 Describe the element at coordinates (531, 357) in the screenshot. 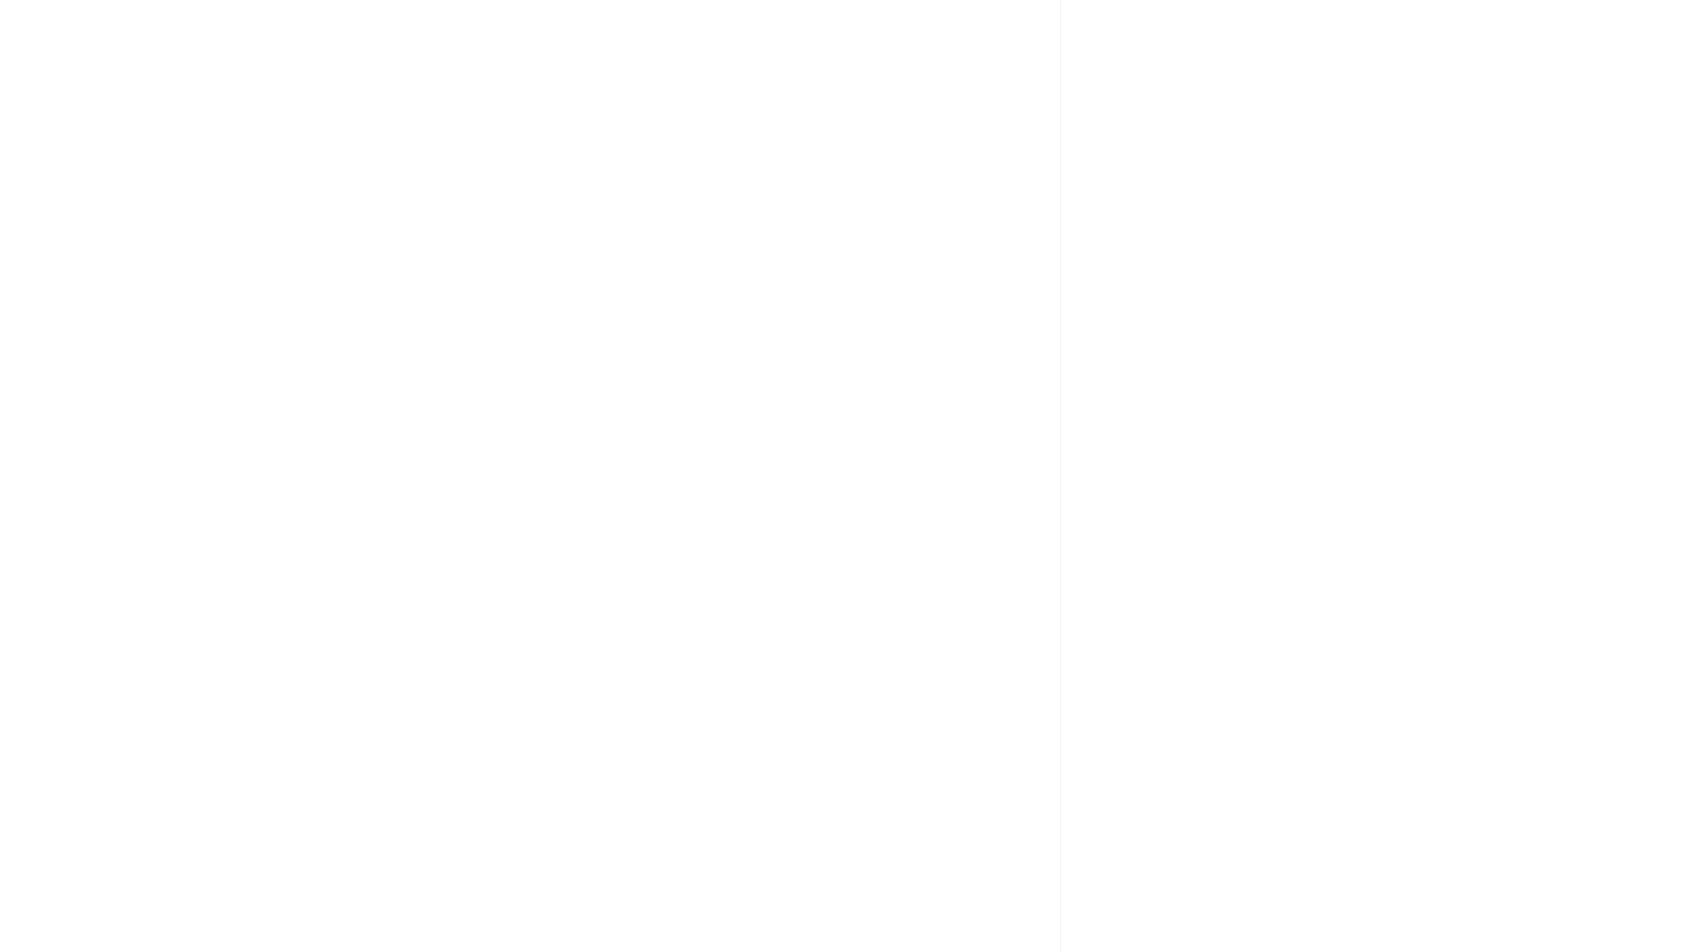

I see `'Registered under The National Trust with Registration No. AASH16515908695'` at that location.